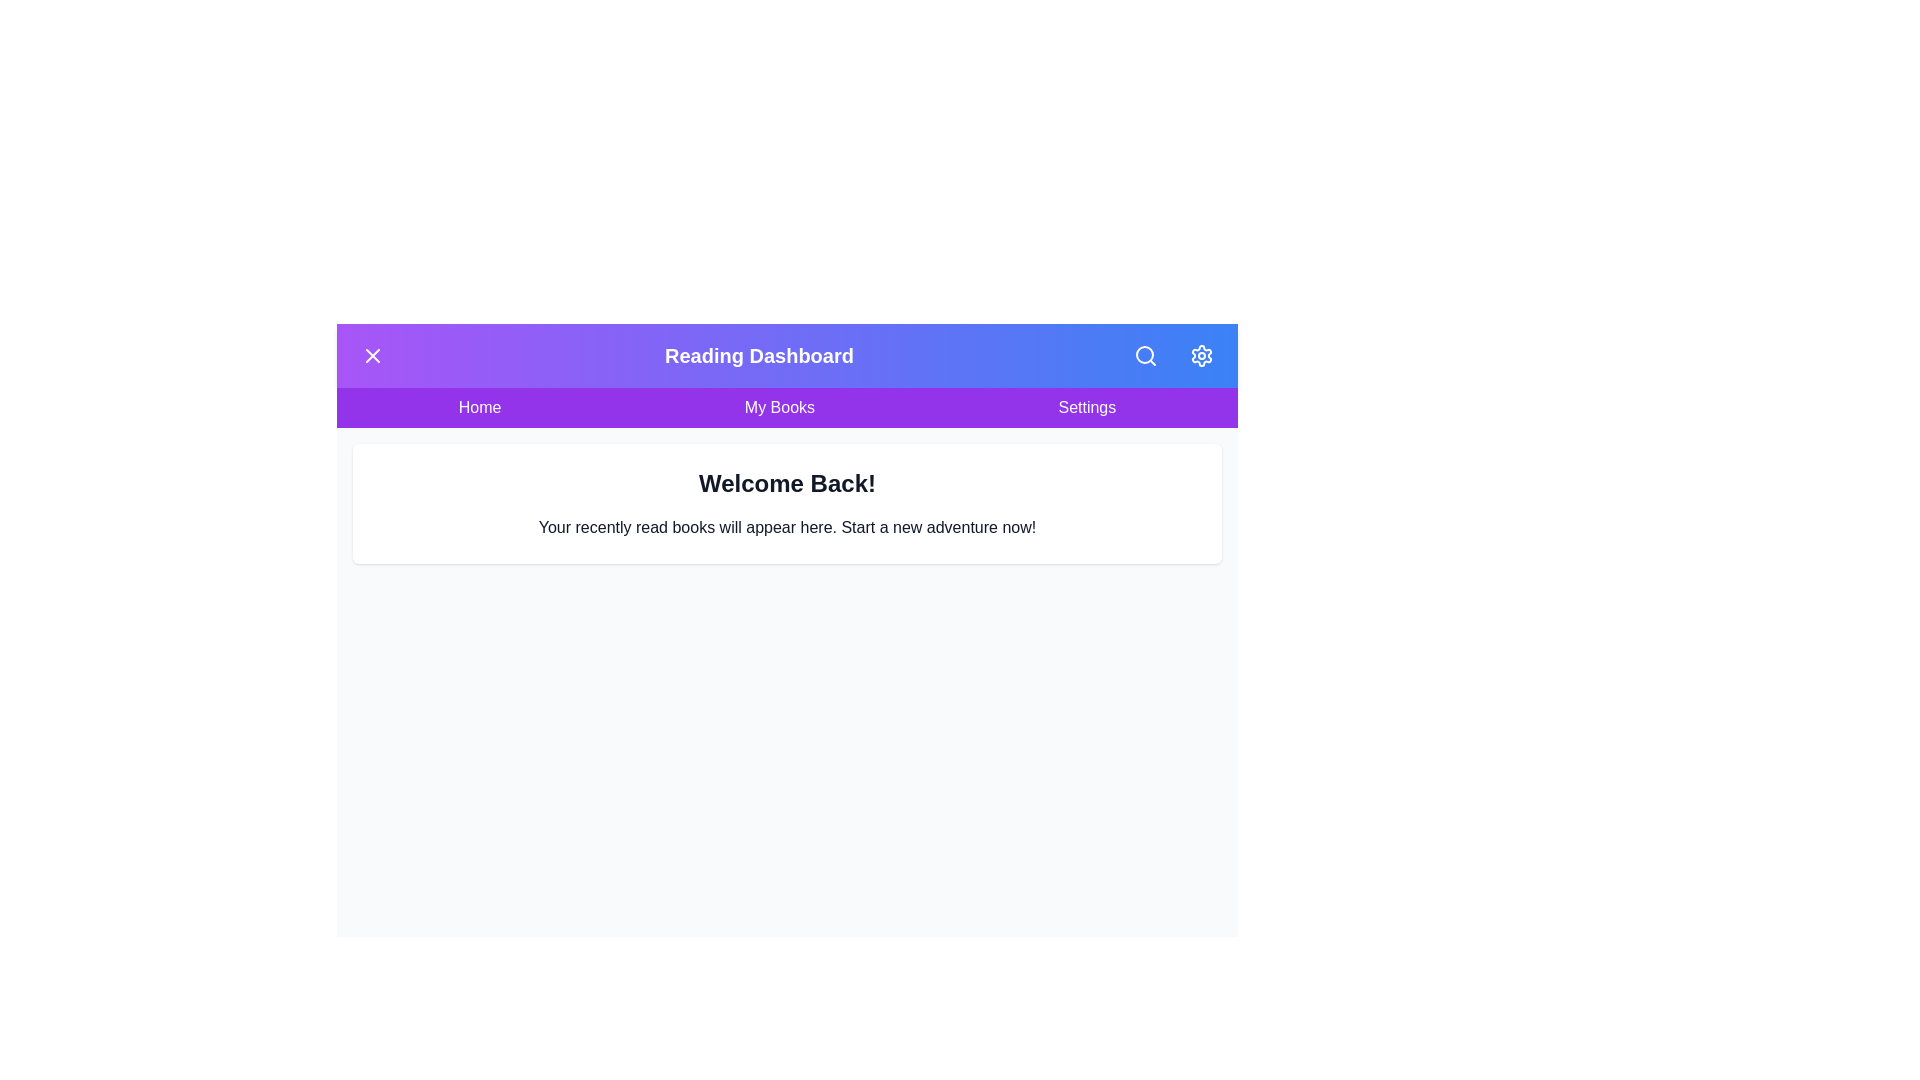 The height and width of the screenshot is (1080, 1920). What do you see at coordinates (1146, 354) in the screenshot?
I see `the search button to access the search functionality` at bounding box center [1146, 354].